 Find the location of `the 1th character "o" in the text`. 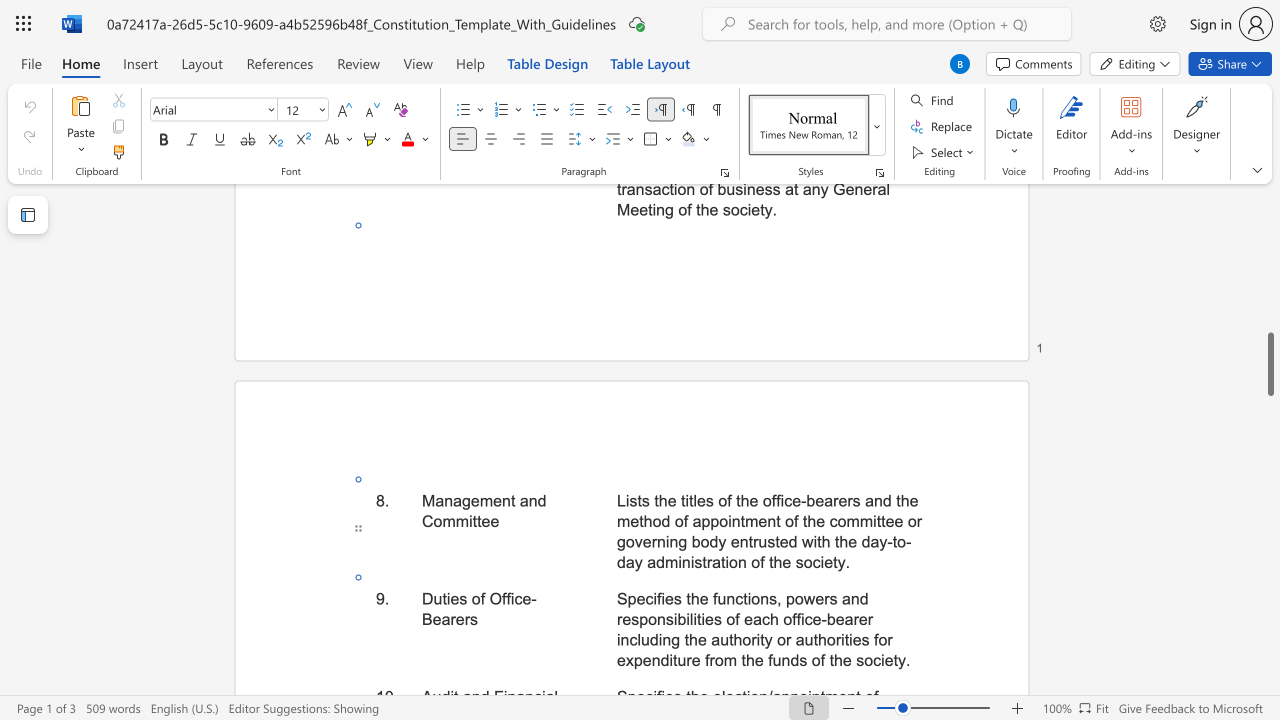

the 1th character "o" in the text is located at coordinates (475, 597).